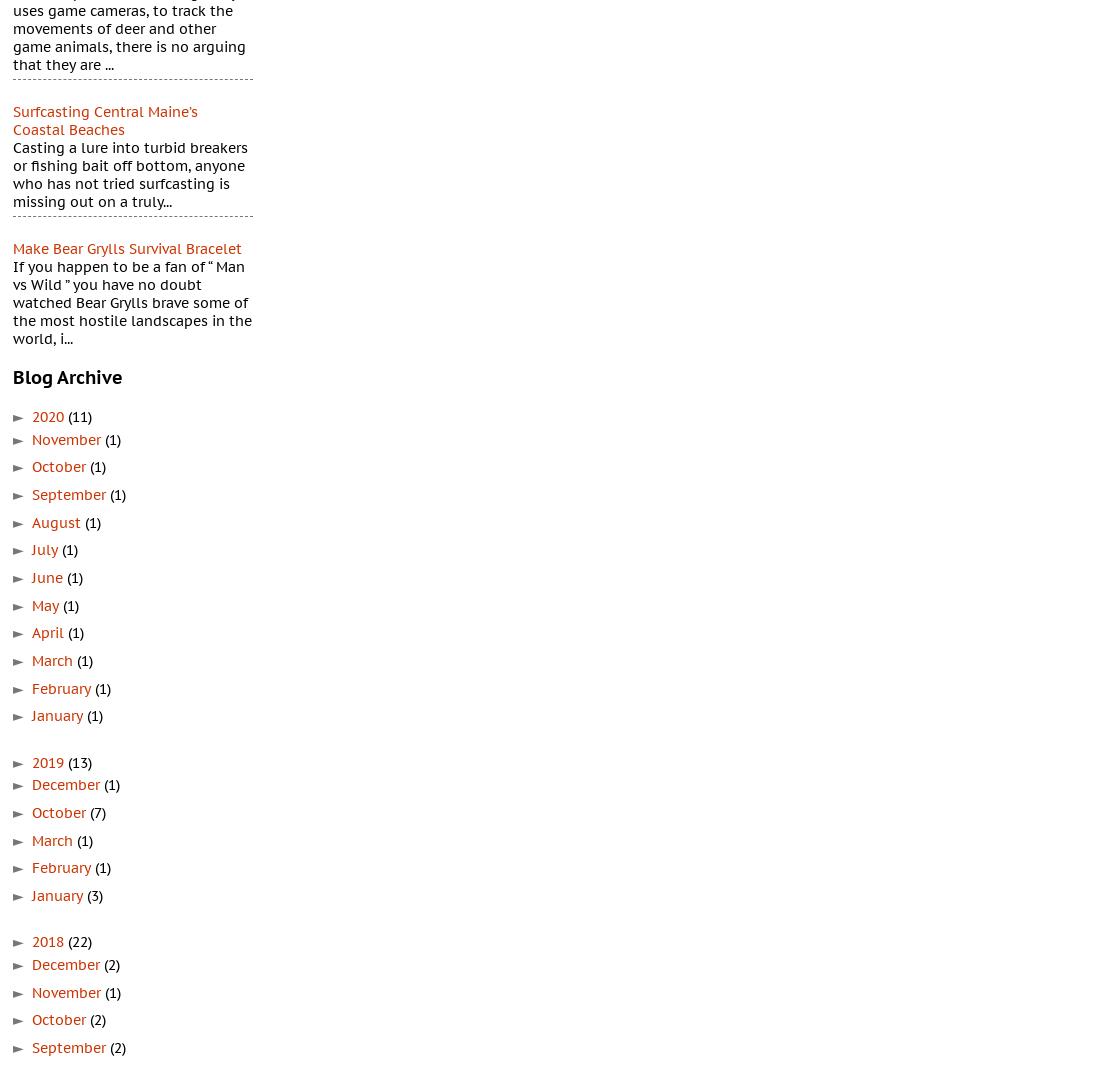 The image size is (1120, 1069). What do you see at coordinates (49, 632) in the screenshot?
I see `'April'` at bounding box center [49, 632].